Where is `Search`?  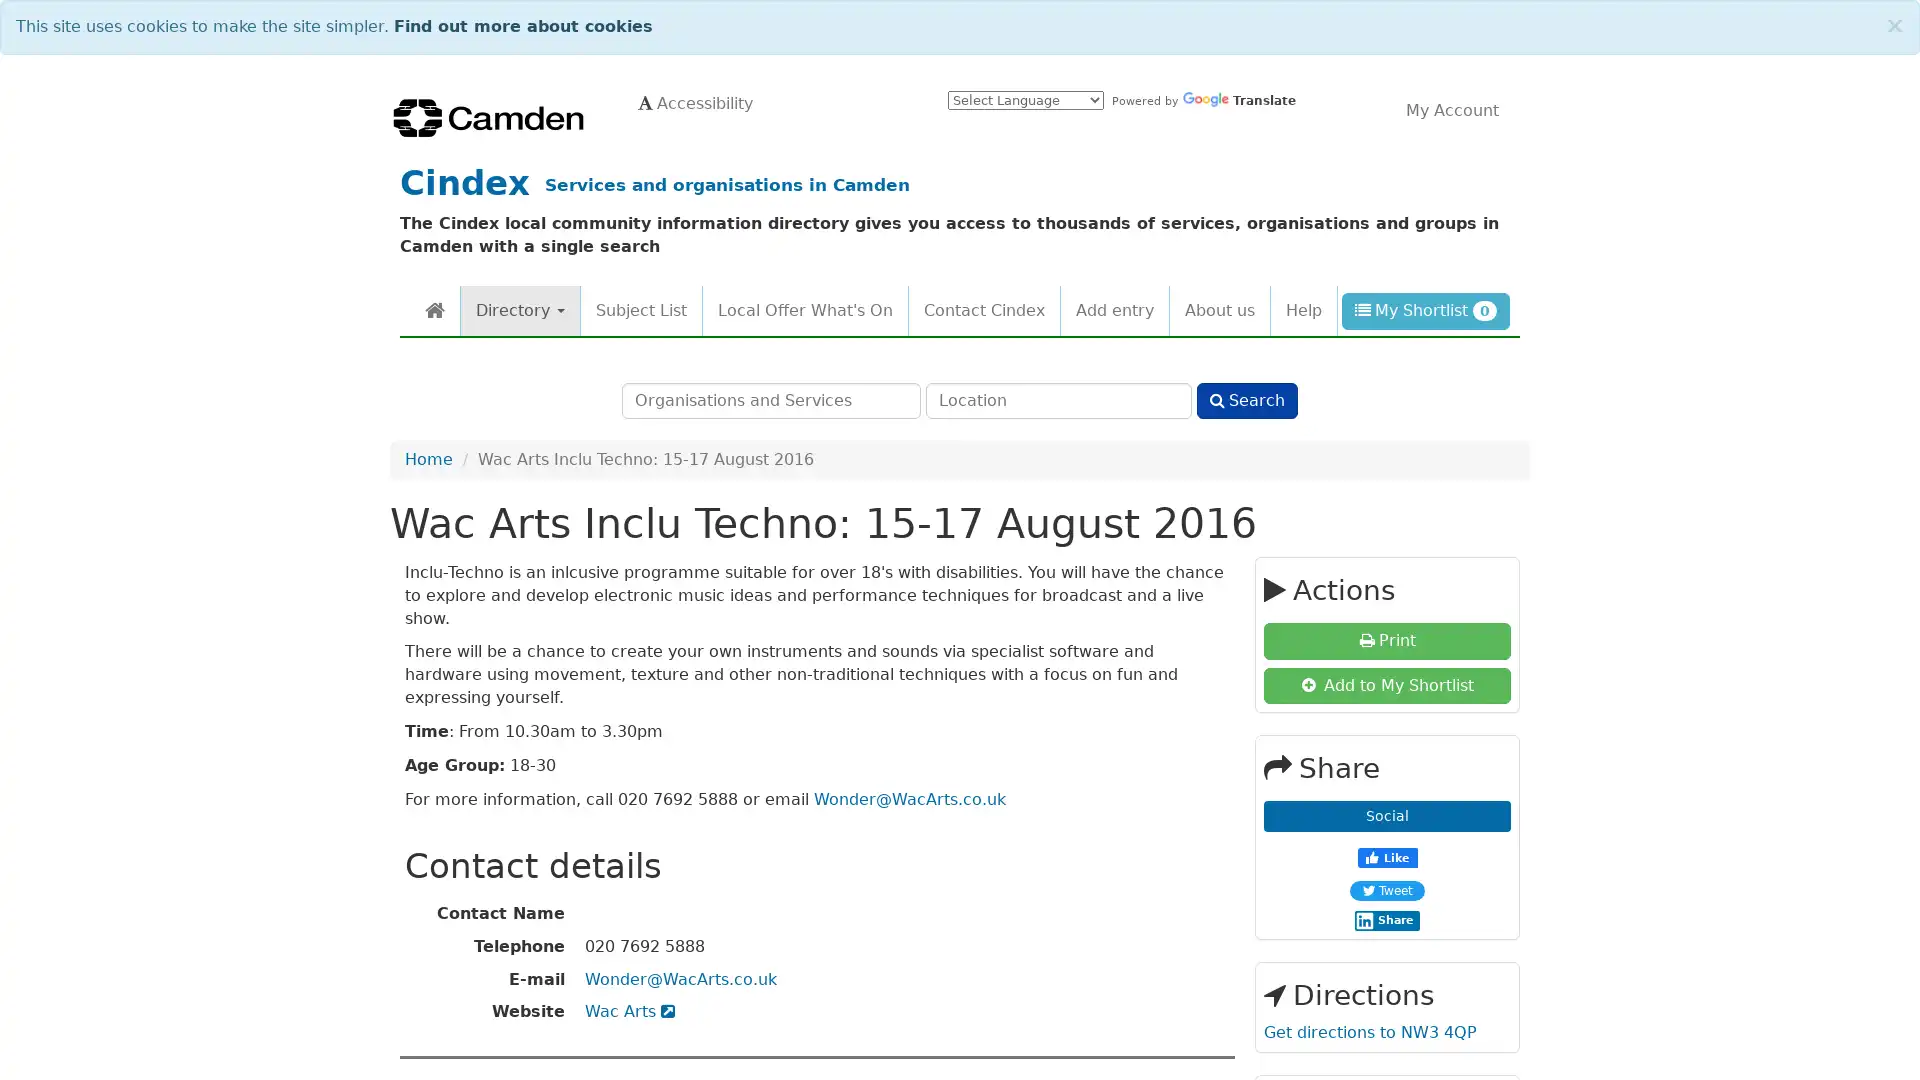 Search is located at coordinates (1246, 400).